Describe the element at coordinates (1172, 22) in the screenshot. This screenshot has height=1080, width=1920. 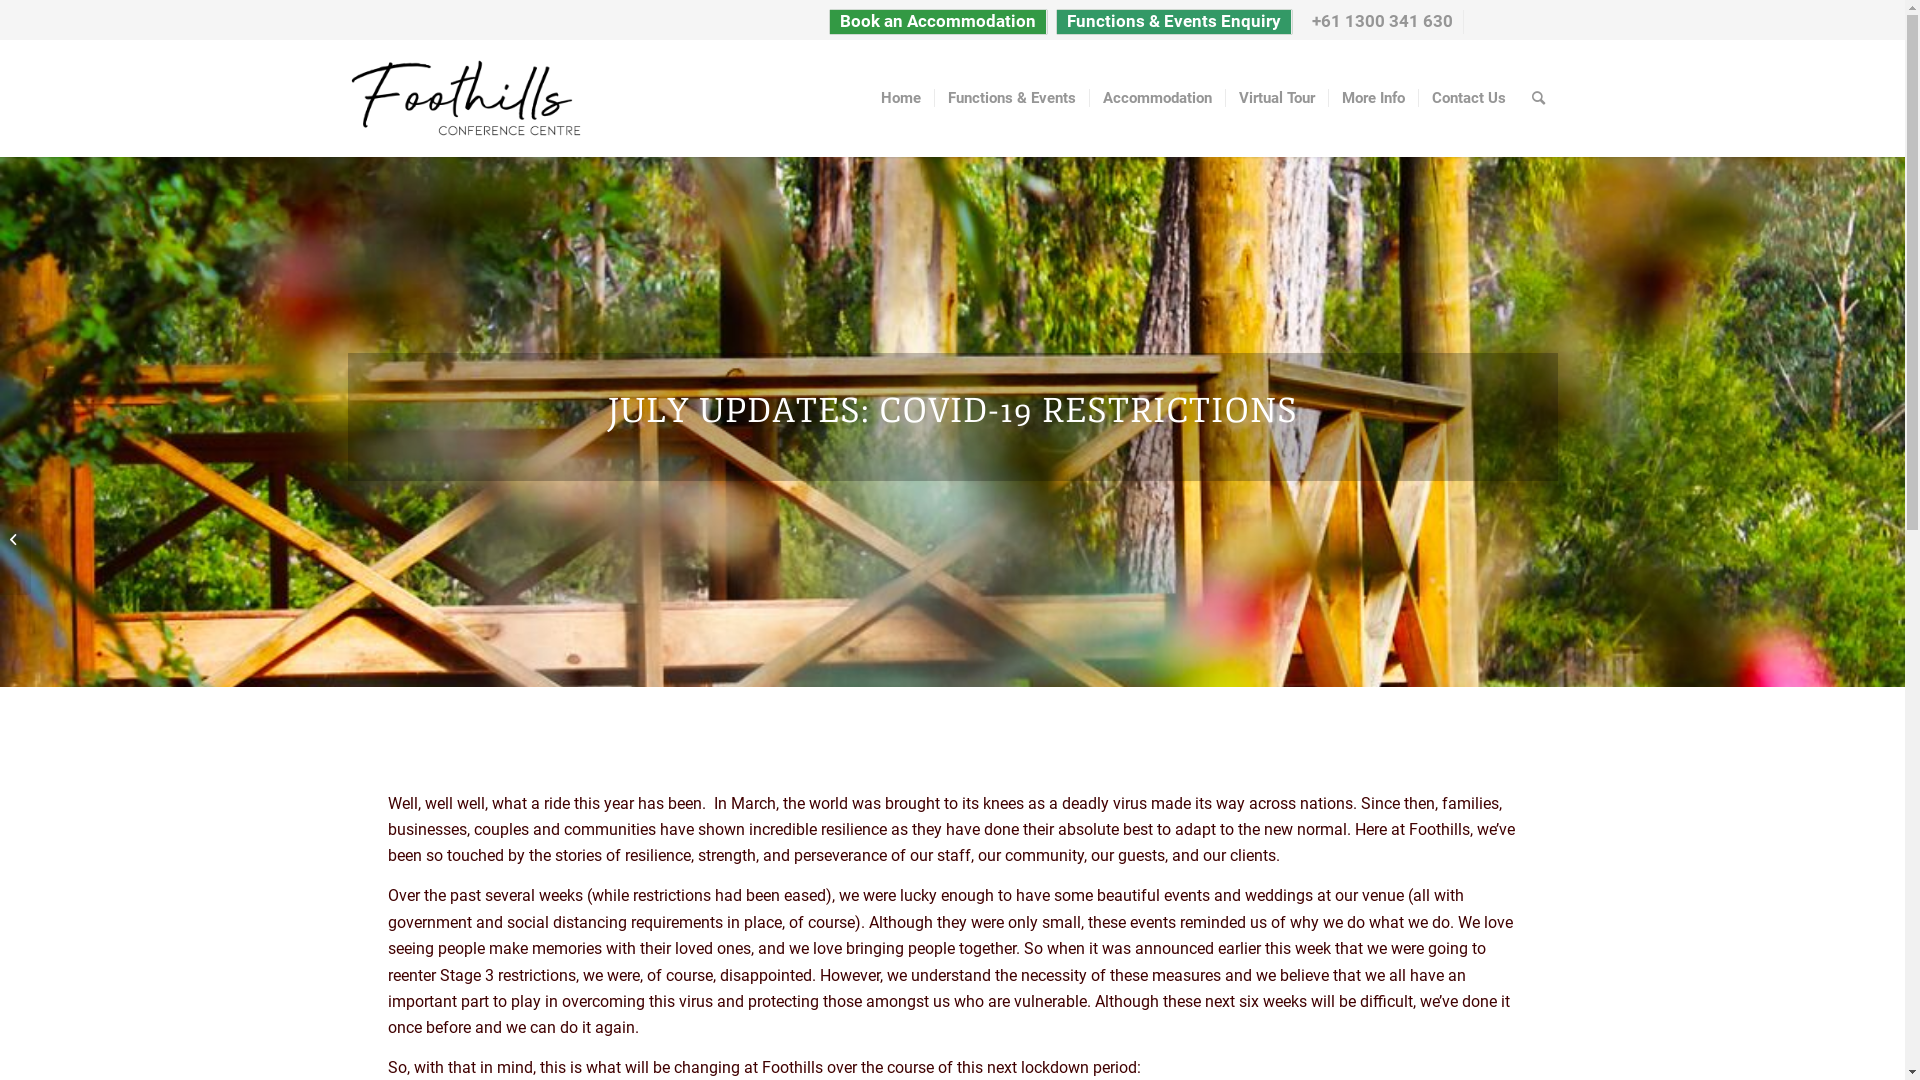
I see `'Functions & Events Enquiry'` at that location.